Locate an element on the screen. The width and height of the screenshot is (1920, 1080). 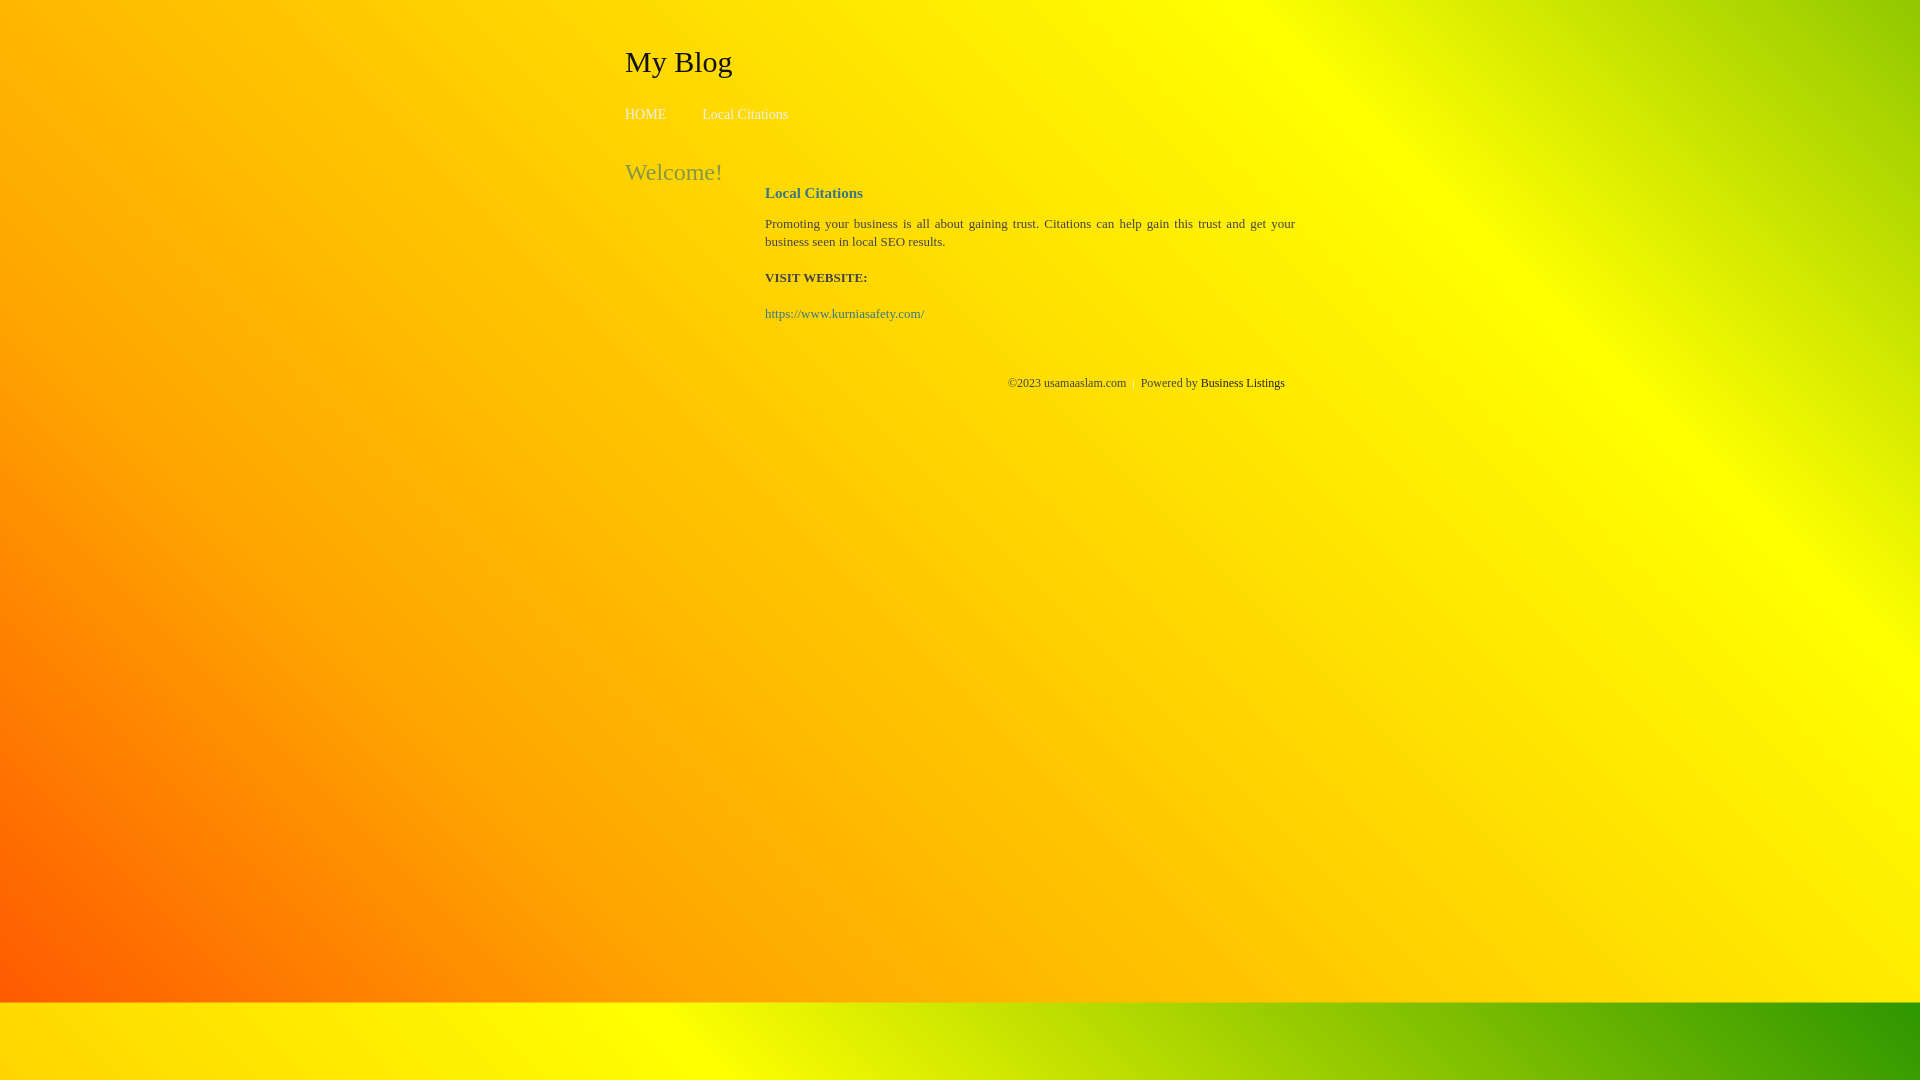
'https://www.kurniasafety.com/' is located at coordinates (763, 313).